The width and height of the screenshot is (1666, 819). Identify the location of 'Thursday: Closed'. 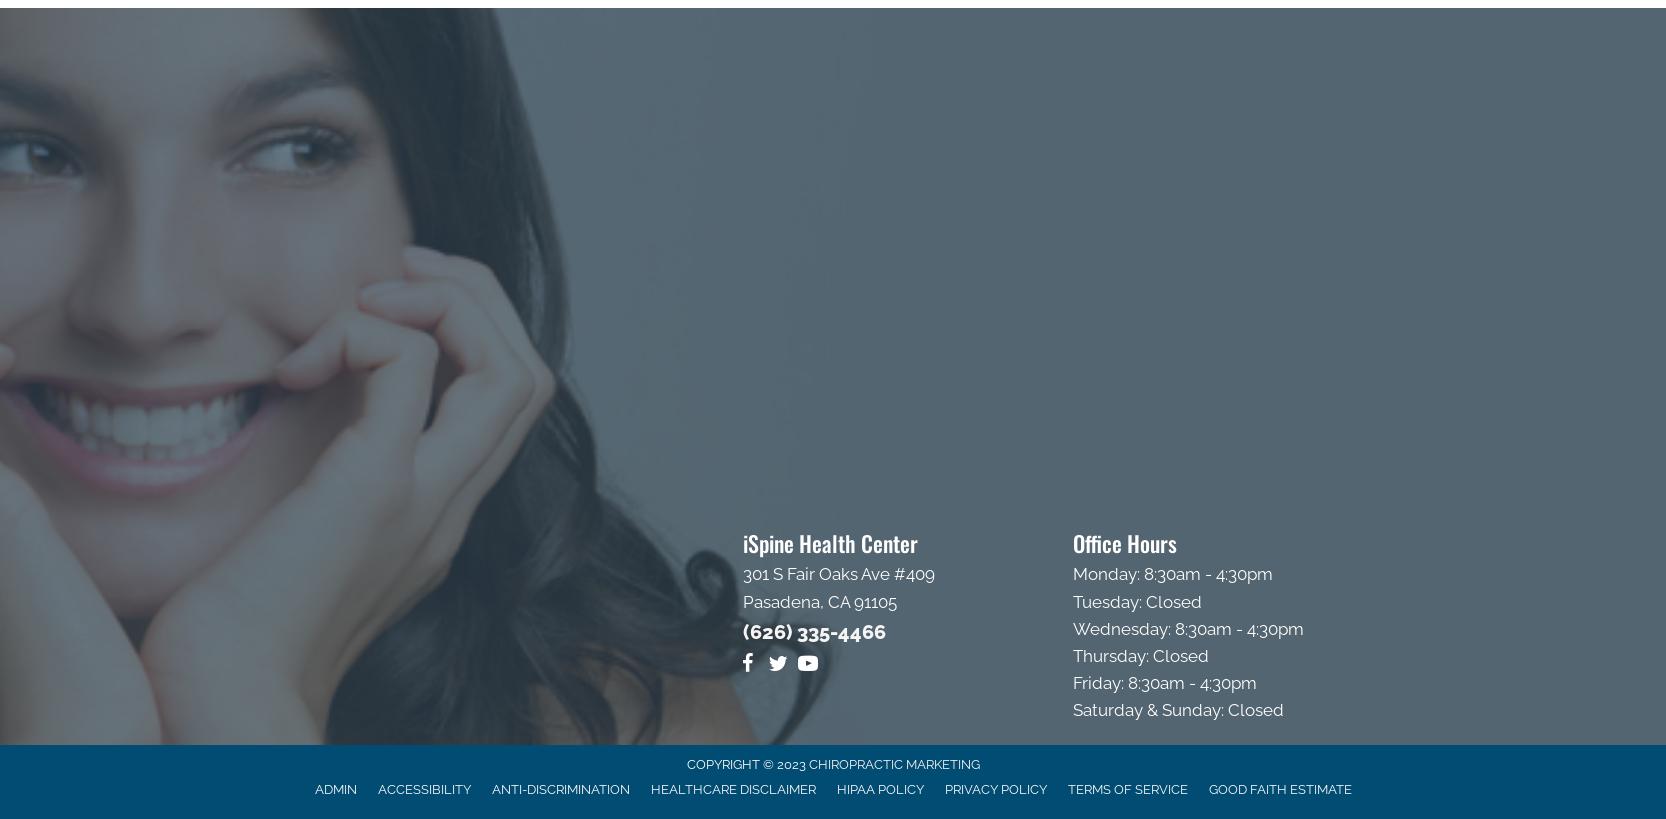
(1140, 656).